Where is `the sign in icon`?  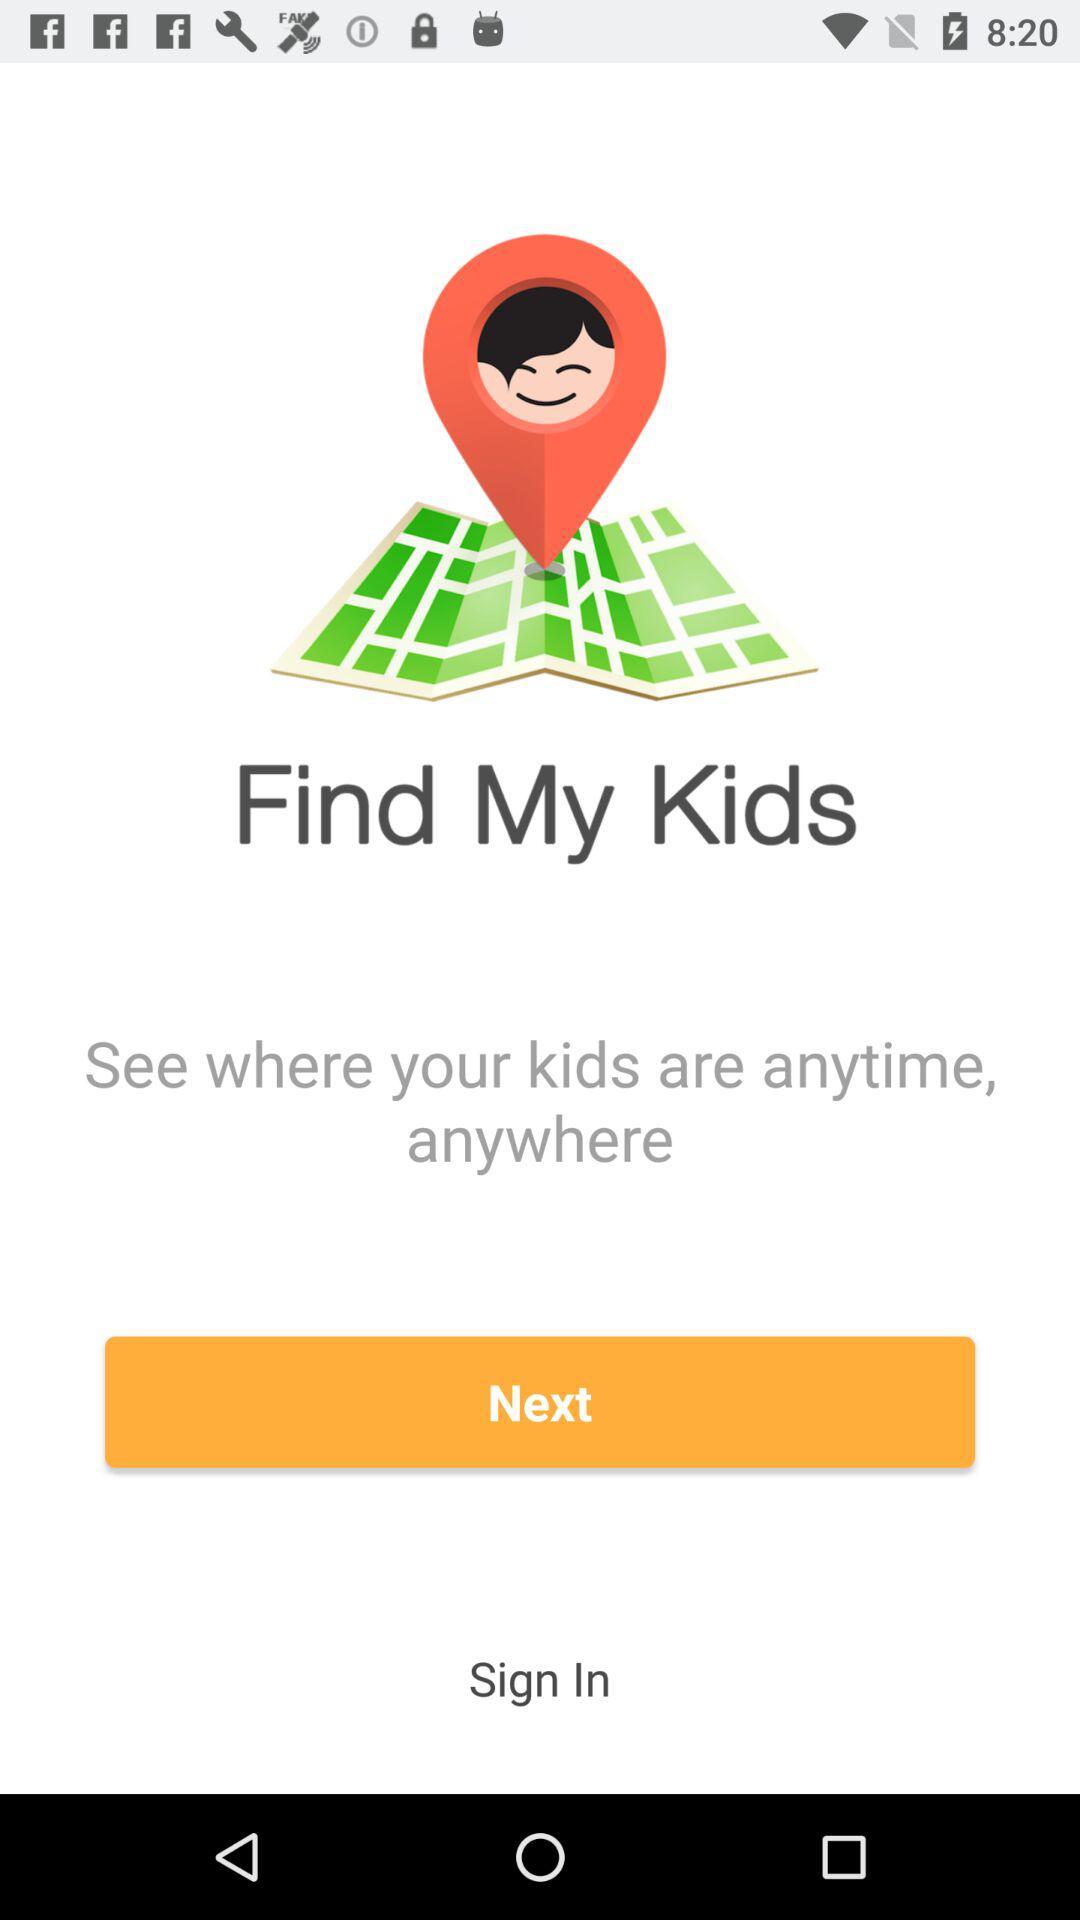 the sign in icon is located at coordinates (540, 1678).